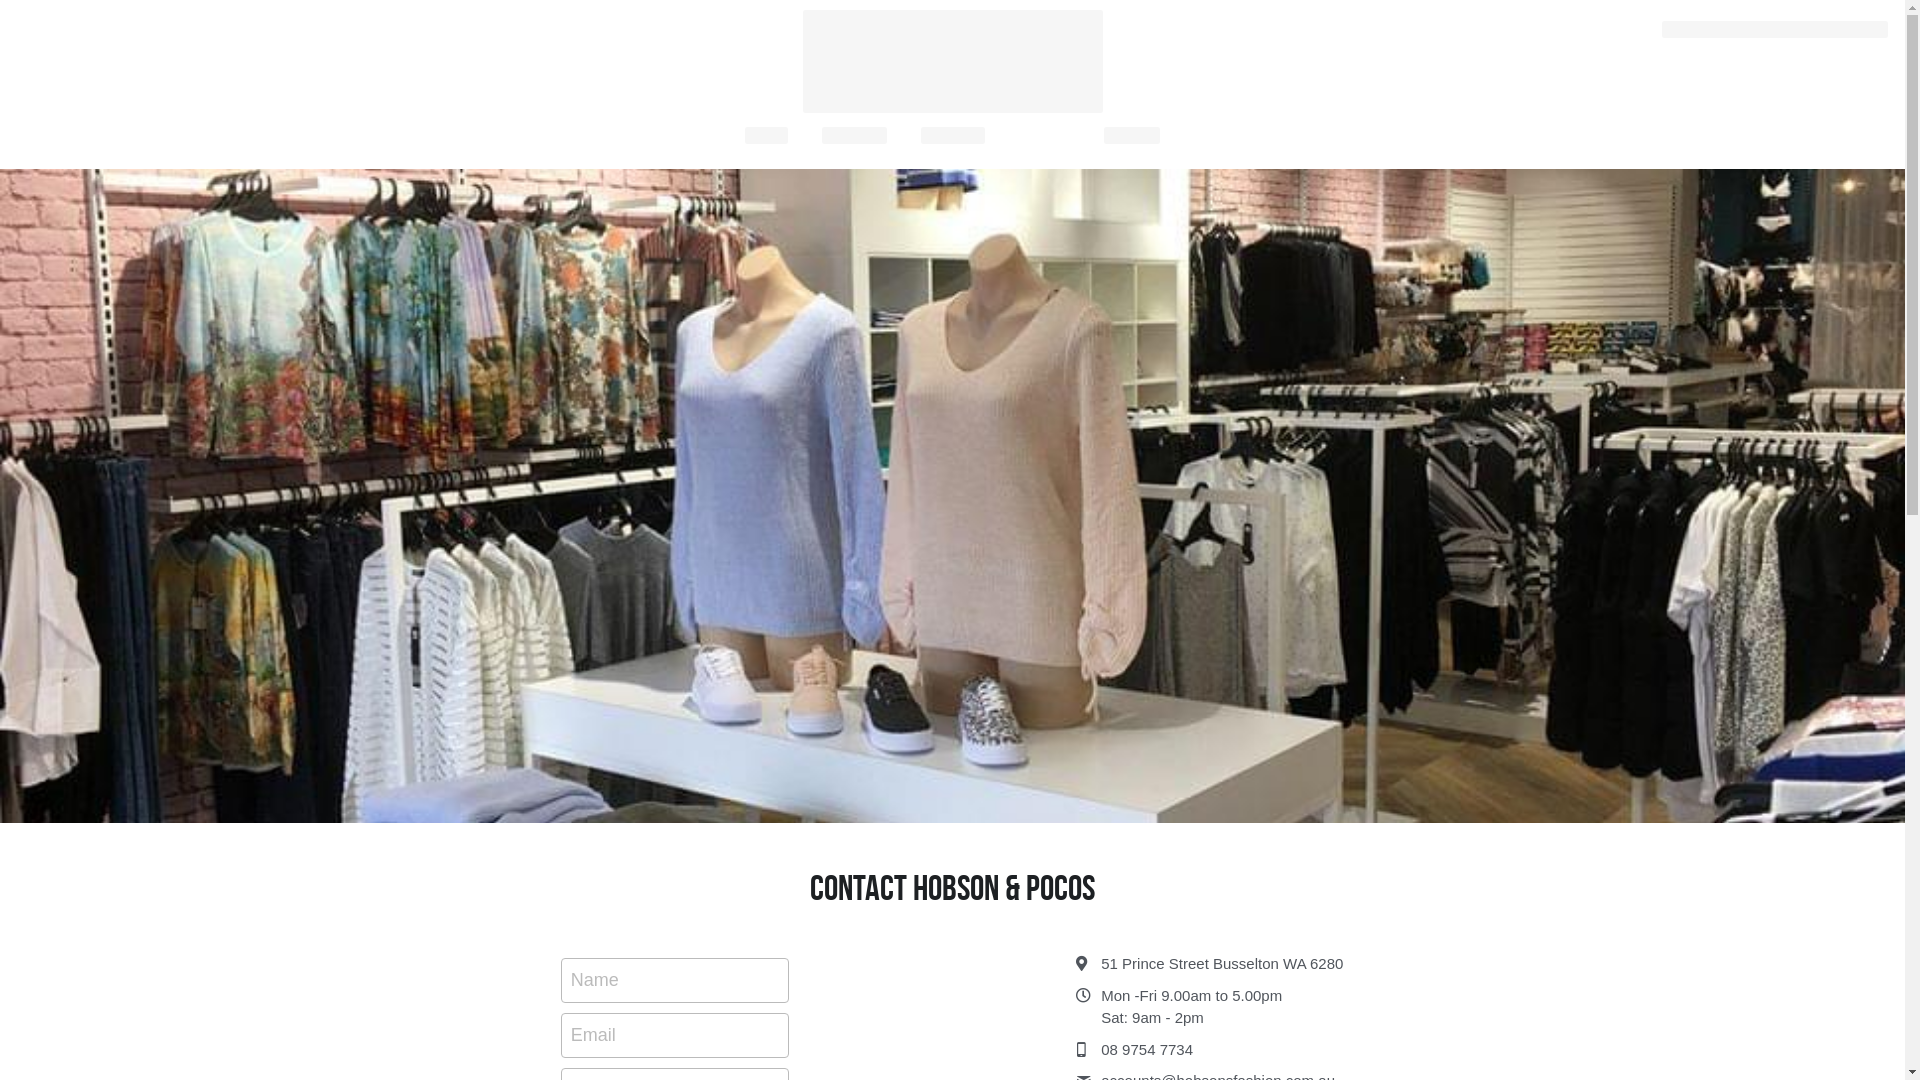 This screenshot has height=1080, width=1920. What do you see at coordinates (920, 135) in the screenshot?
I see `'Rewards'` at bounding box center [920, 135].